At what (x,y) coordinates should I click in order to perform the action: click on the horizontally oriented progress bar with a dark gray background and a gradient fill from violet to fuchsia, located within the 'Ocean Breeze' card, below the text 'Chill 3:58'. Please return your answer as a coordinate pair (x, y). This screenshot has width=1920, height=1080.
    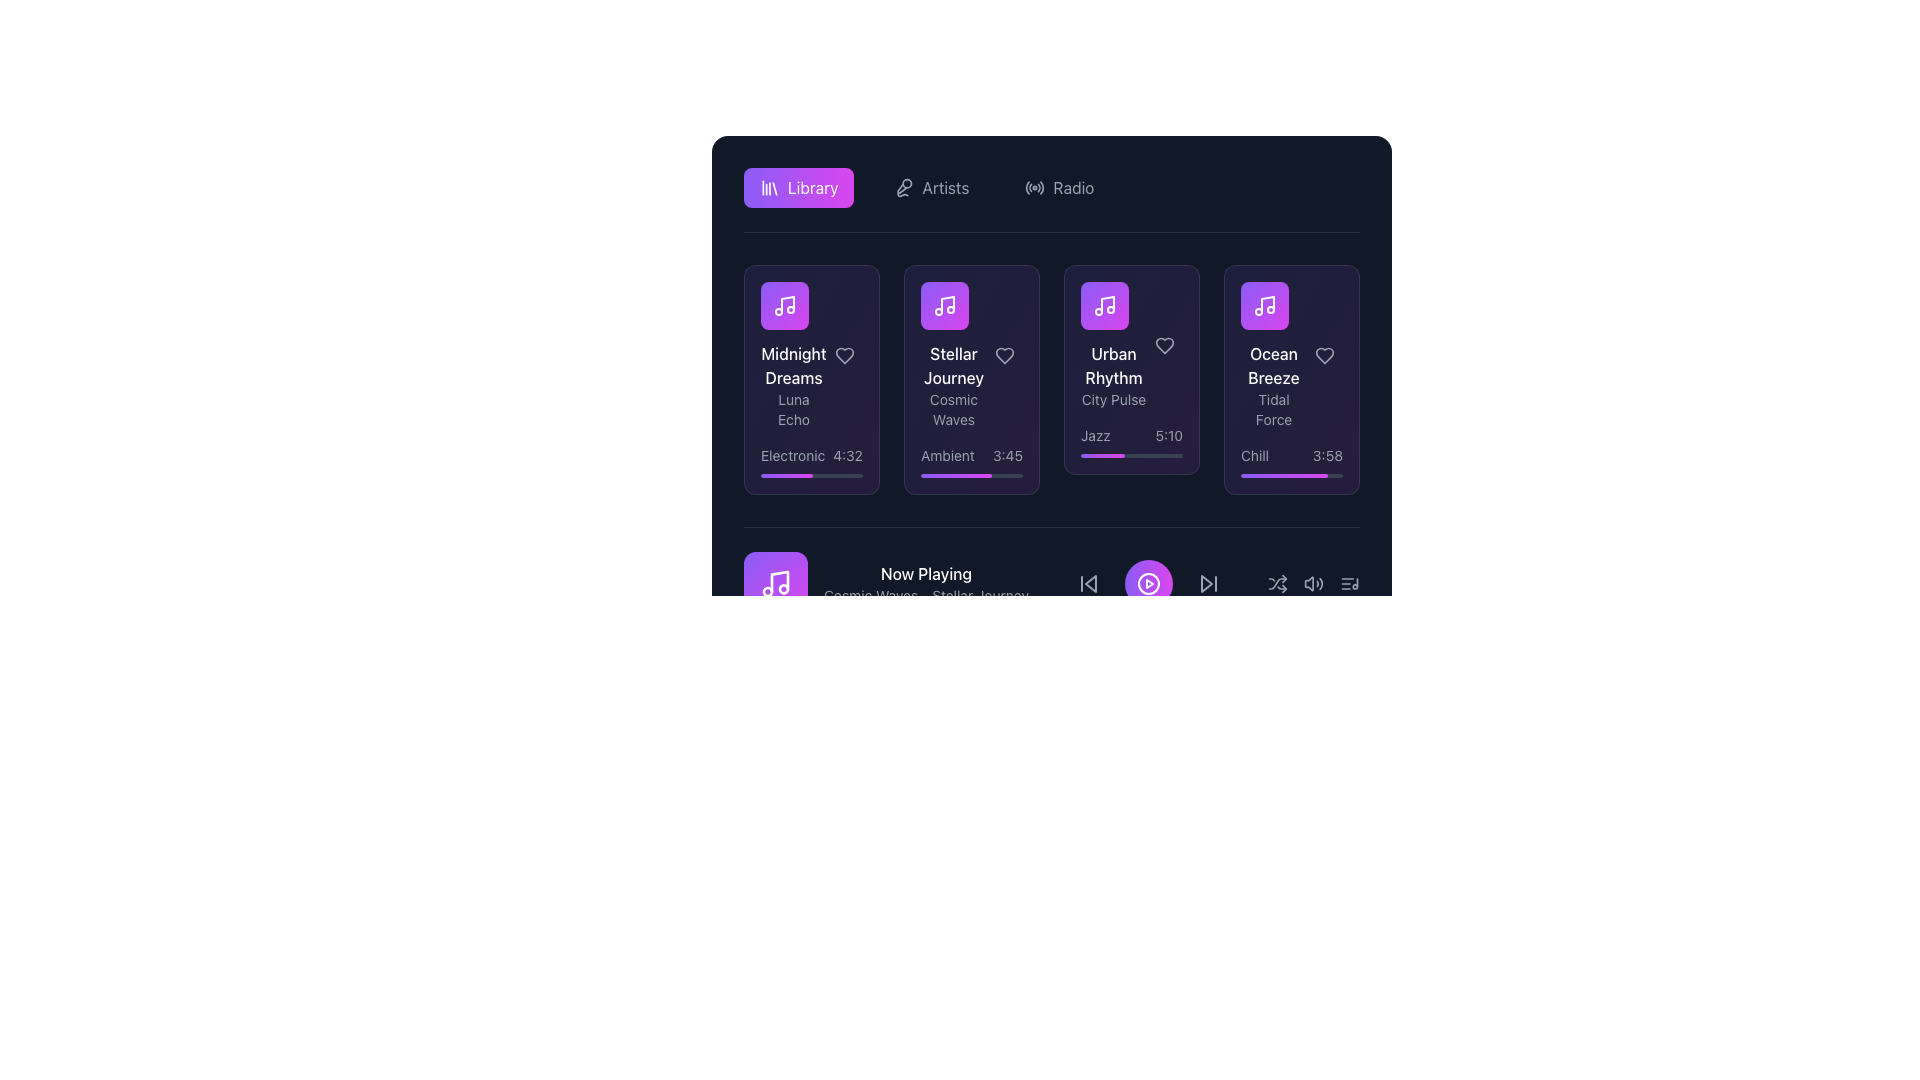
    Looking at the image, I should click on (1291, 475).